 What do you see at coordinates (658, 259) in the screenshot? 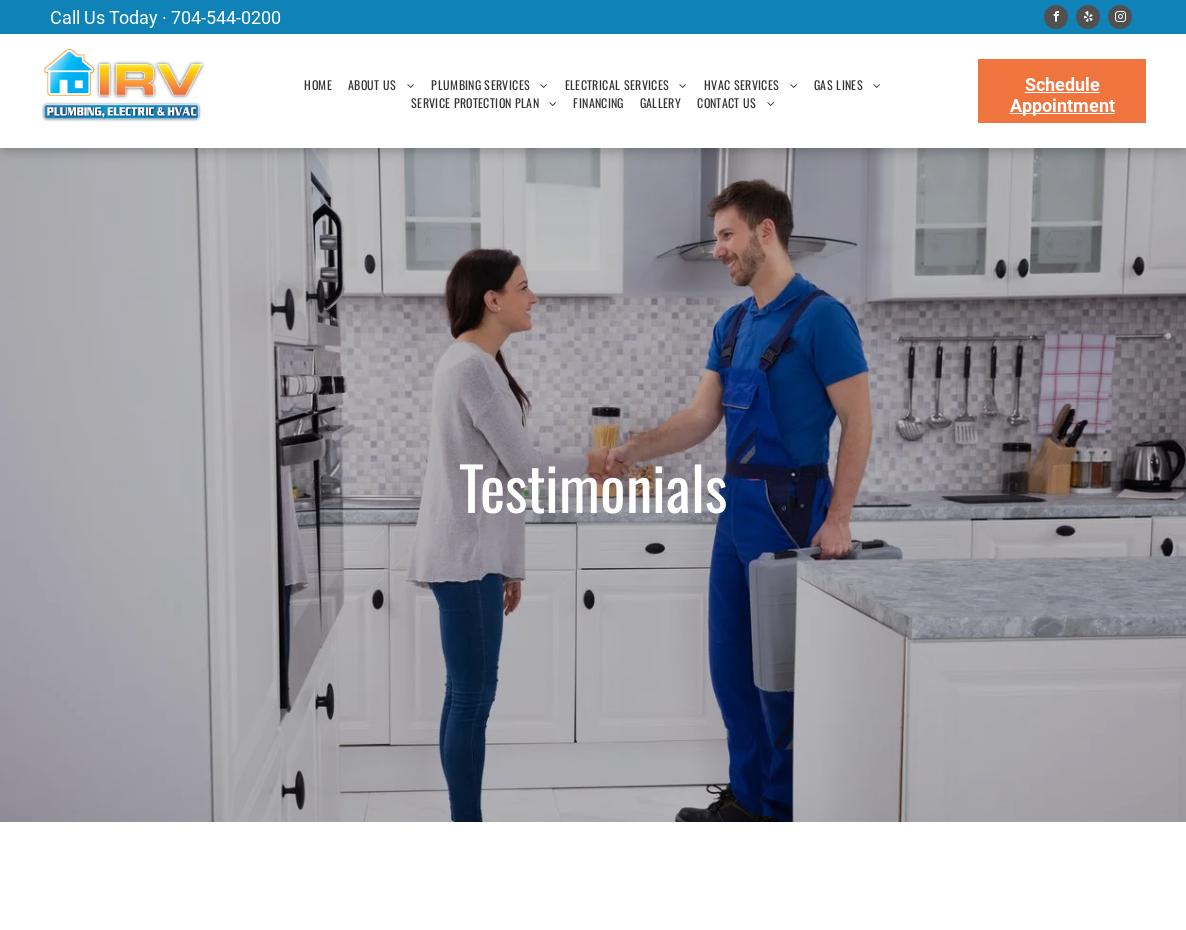
I see `'WHOLE HOUSE SURGE PROTECTION'` at bounding box center [658, 259].